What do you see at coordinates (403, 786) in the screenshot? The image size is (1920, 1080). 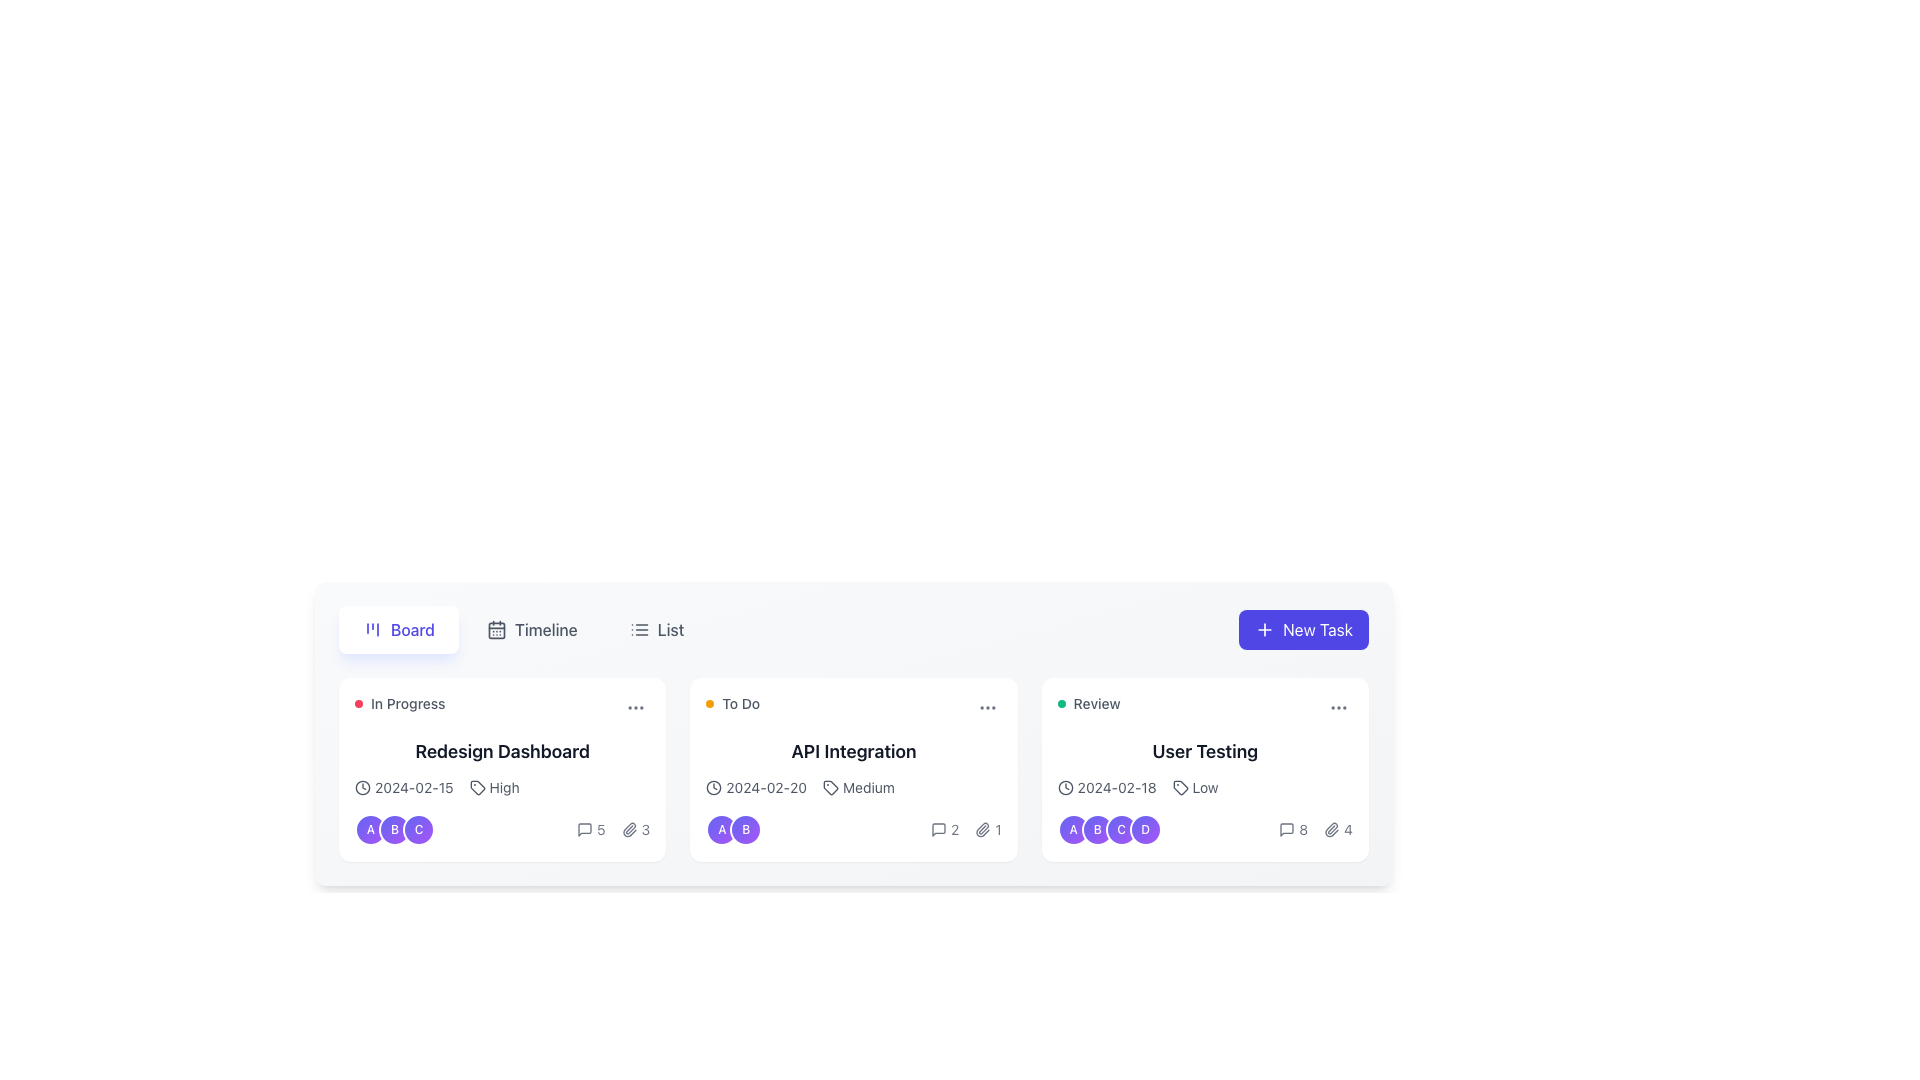 I see `the date label with icon indicating a specific date, located in the 'Redesign Dashboard' card` at bounding box center [403, 786].